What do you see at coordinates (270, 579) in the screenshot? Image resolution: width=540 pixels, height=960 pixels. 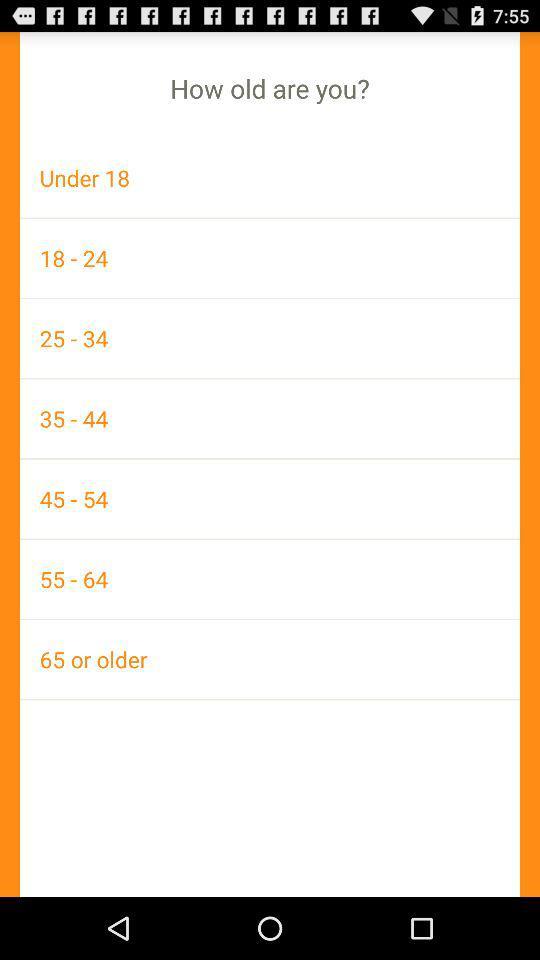 I see `icon above the 65 or older icon` at bounding box center [270, 579].